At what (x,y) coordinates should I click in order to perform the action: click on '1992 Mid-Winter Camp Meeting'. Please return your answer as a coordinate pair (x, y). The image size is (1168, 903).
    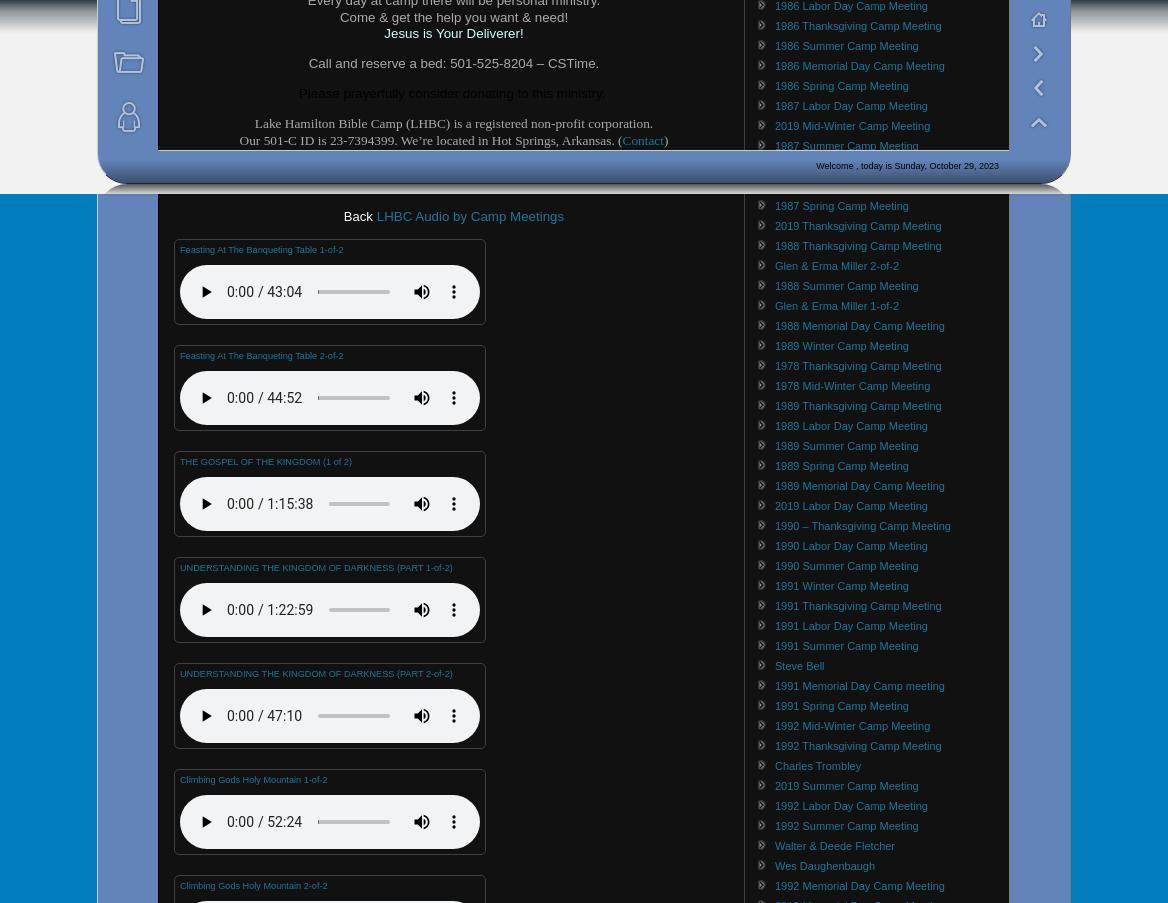
    Looking at the image, I should click on (774, 725).